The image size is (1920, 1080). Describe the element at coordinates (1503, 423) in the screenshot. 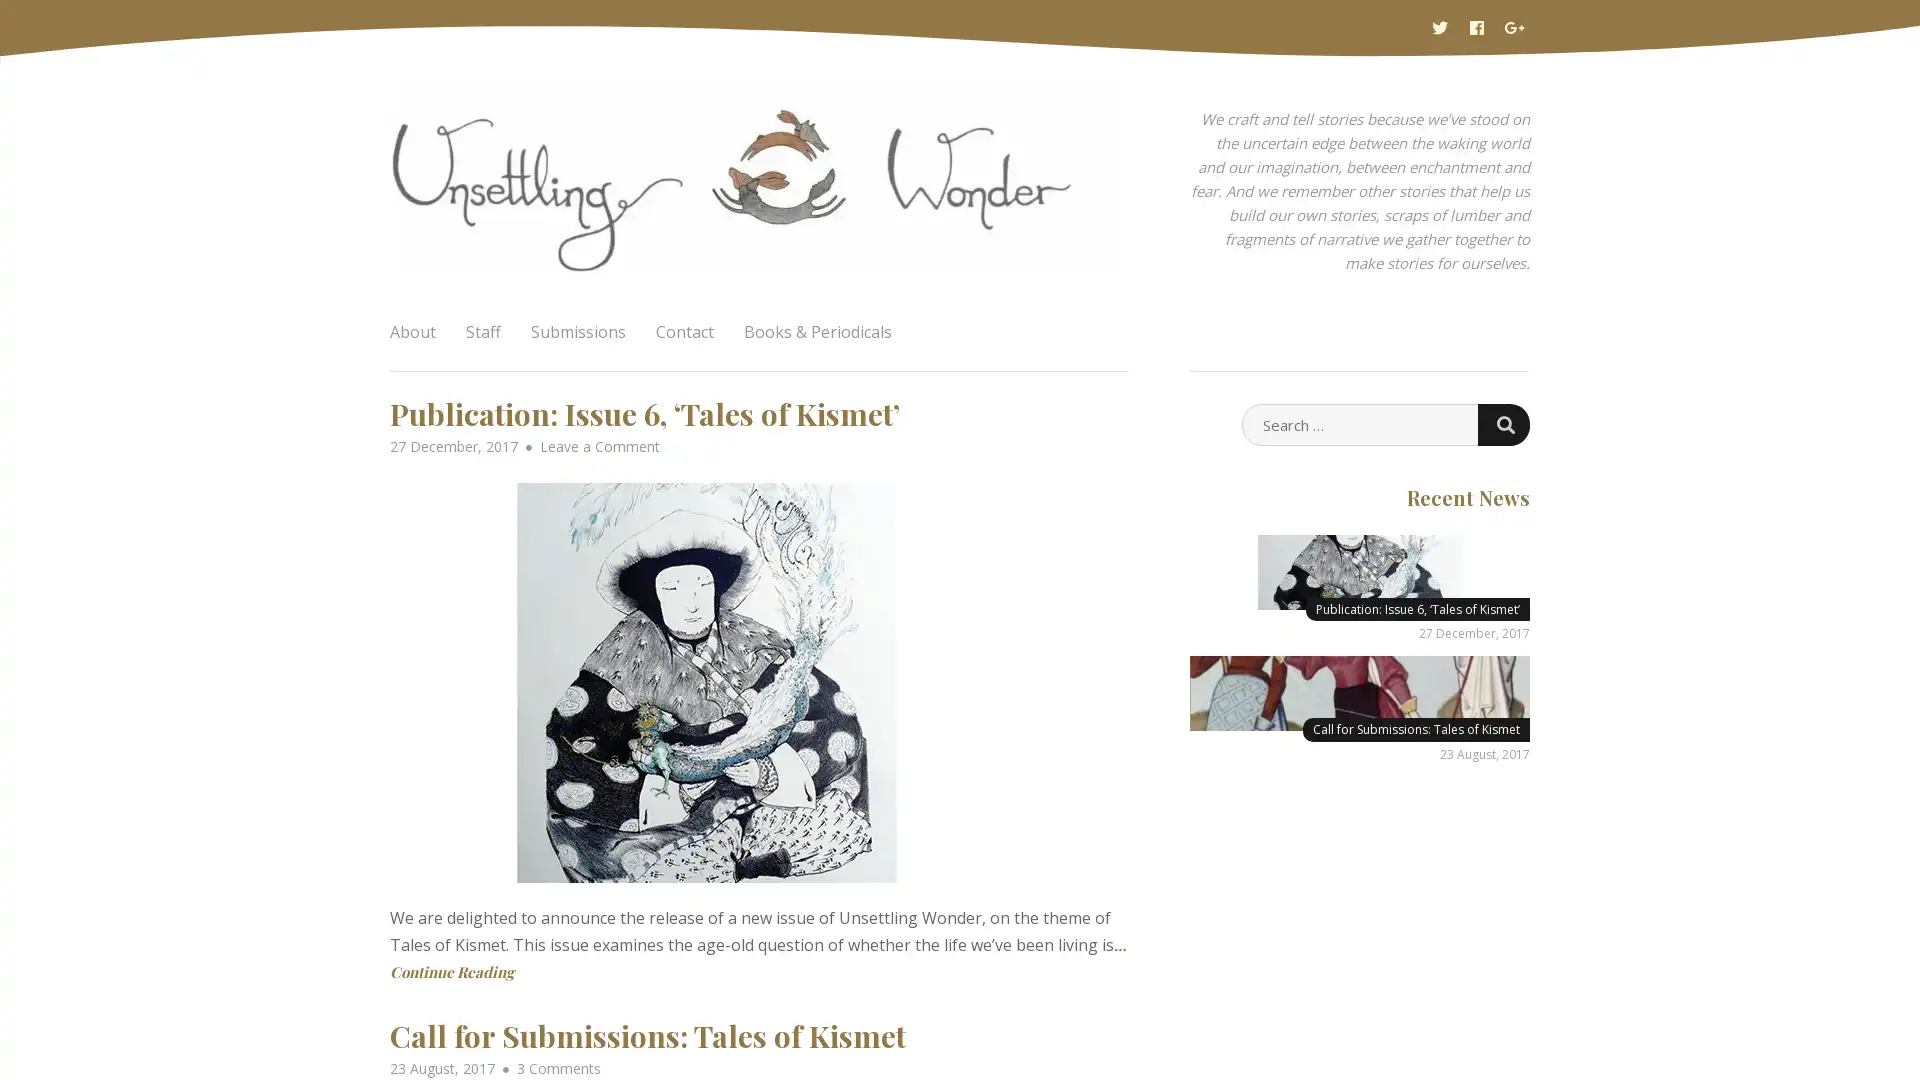

I see `SEARCH` at that location.